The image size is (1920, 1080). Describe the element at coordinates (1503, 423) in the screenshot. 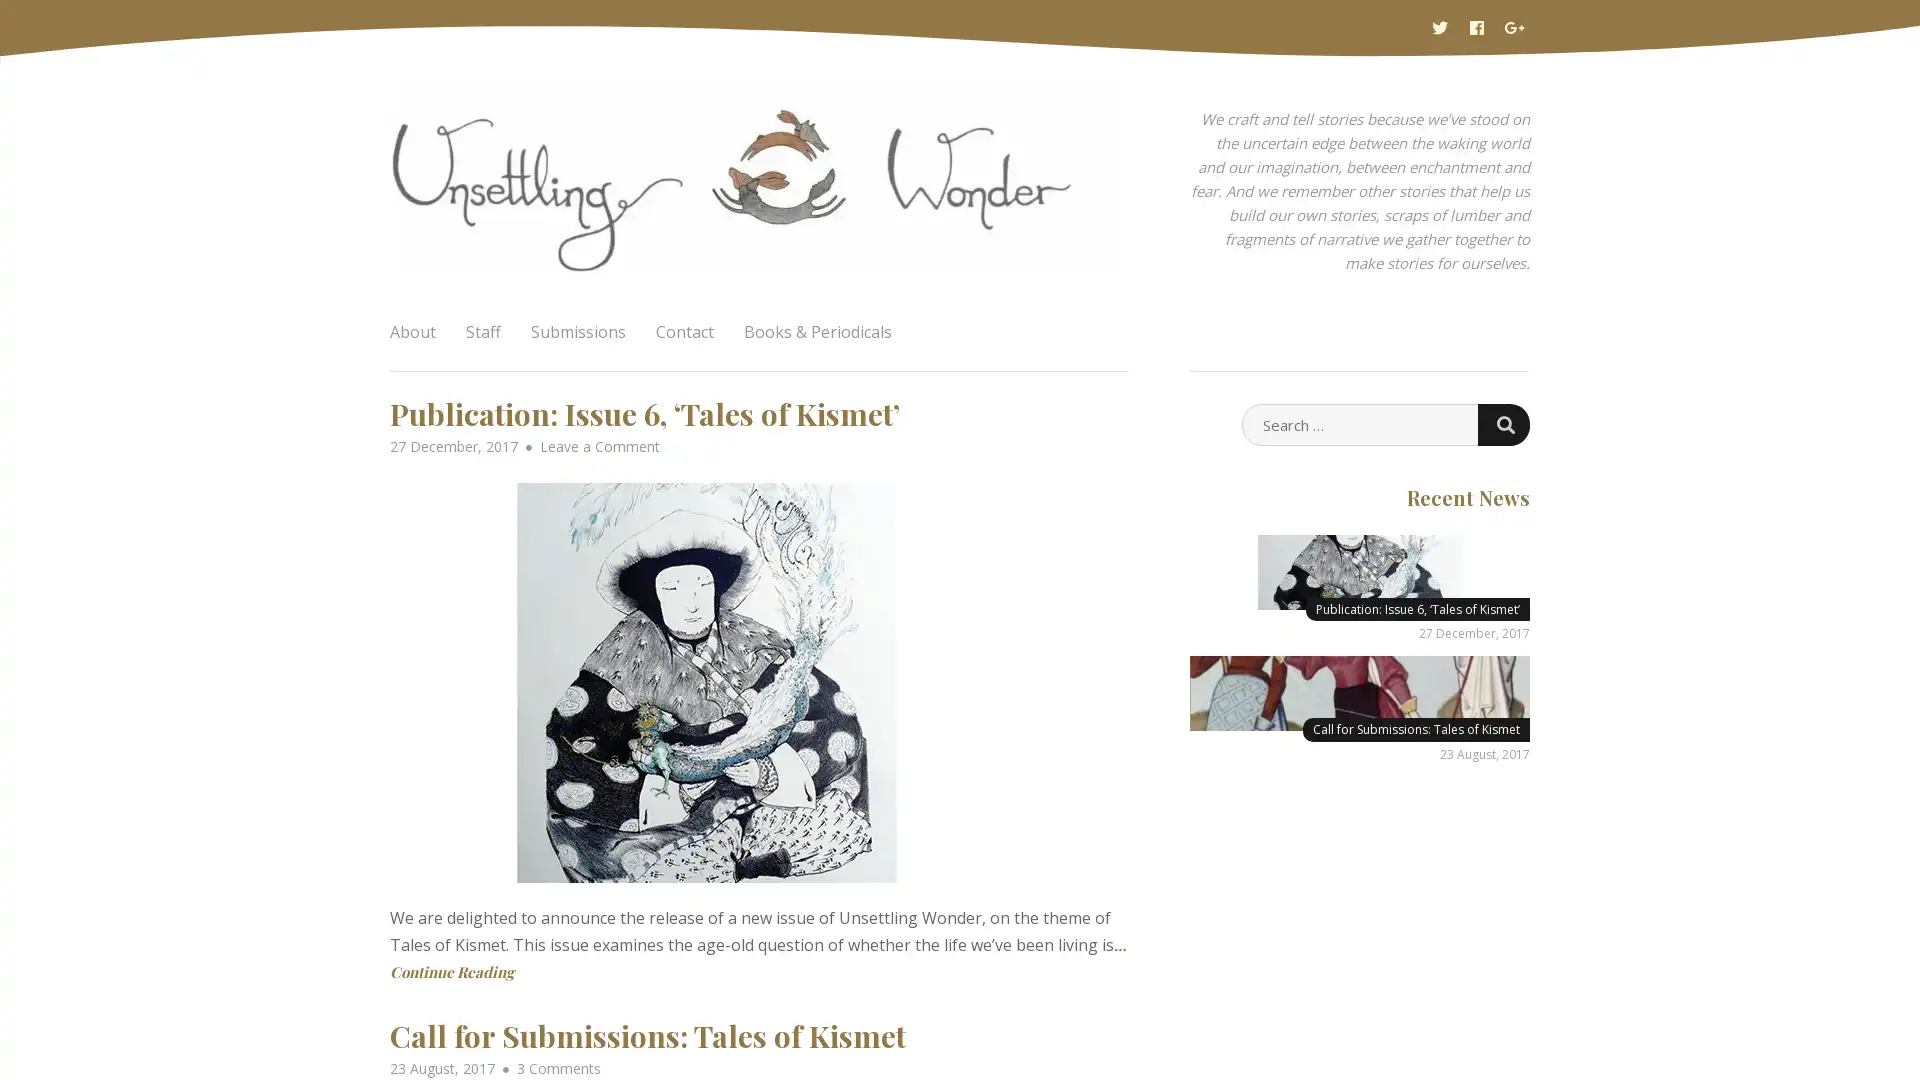

I see `SEARCH` at that location.